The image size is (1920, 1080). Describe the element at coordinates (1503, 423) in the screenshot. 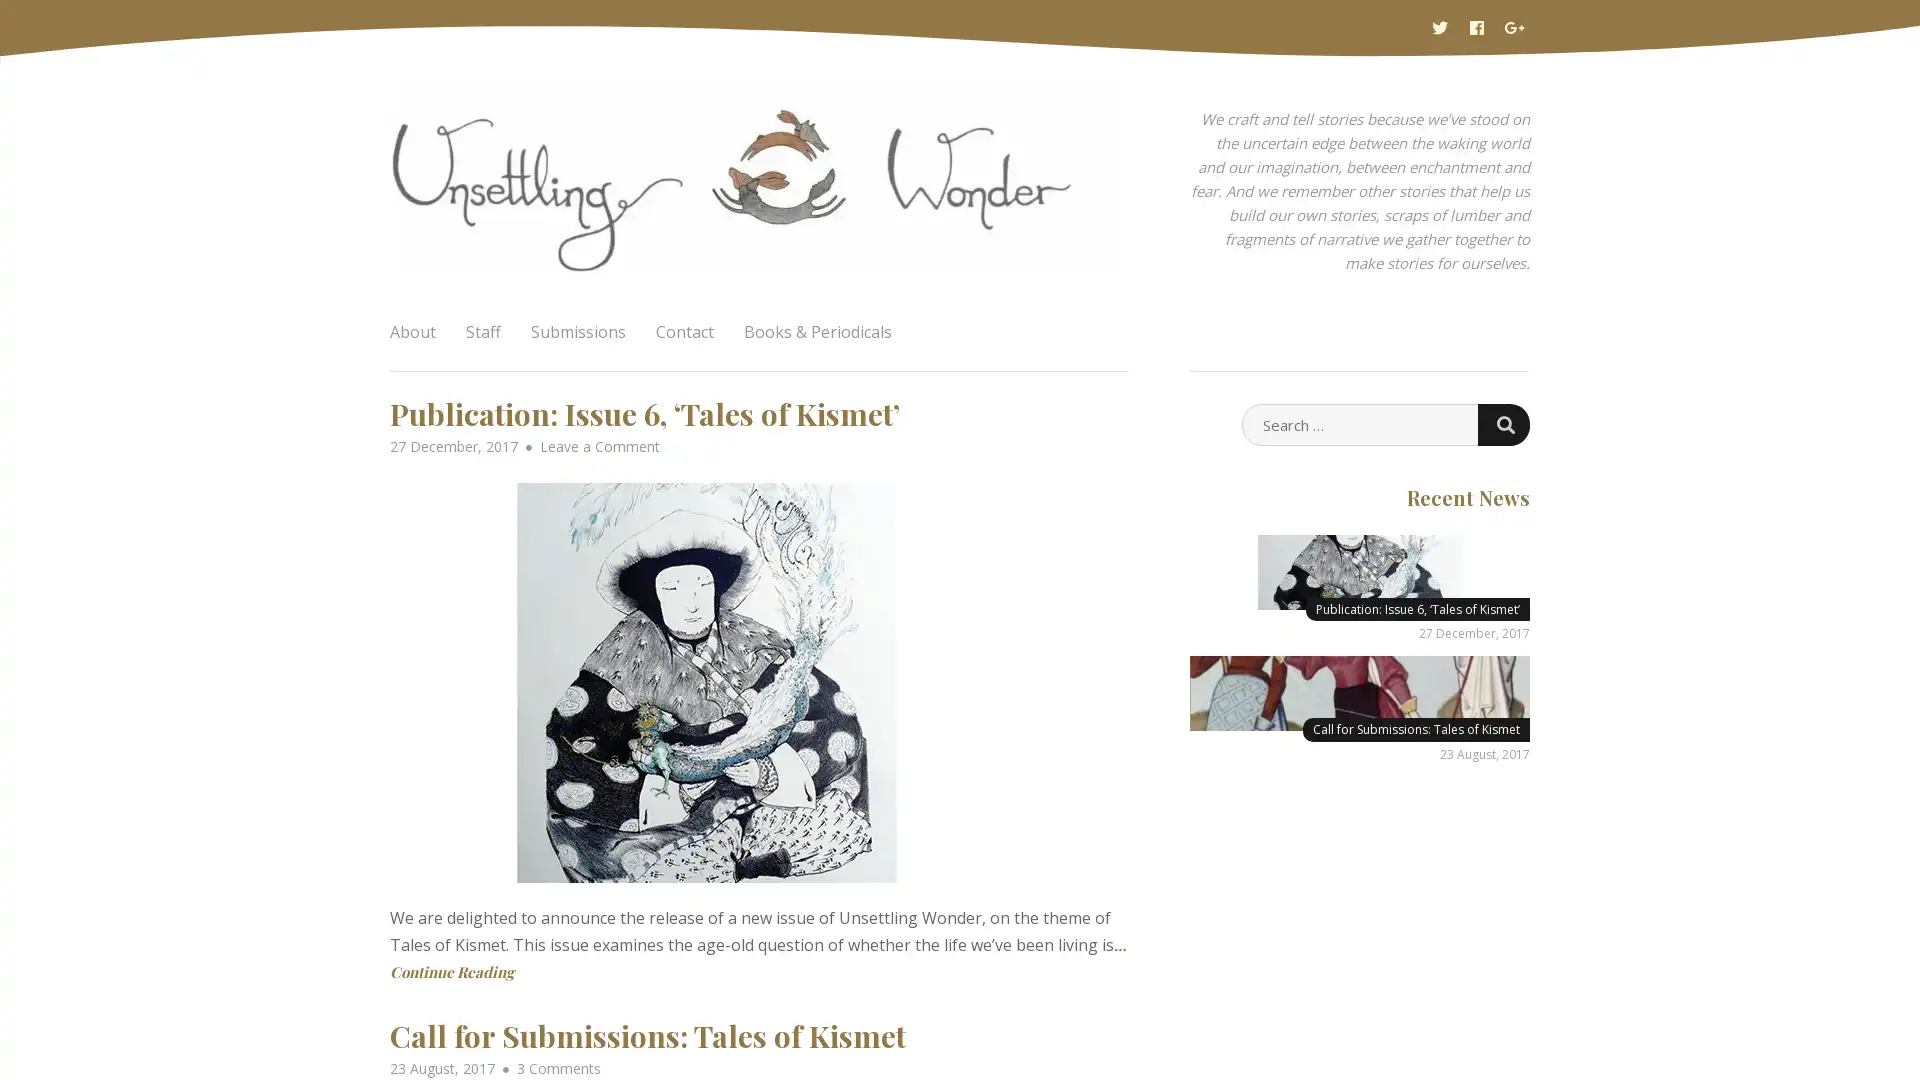

I see `SEARCH` at that location.